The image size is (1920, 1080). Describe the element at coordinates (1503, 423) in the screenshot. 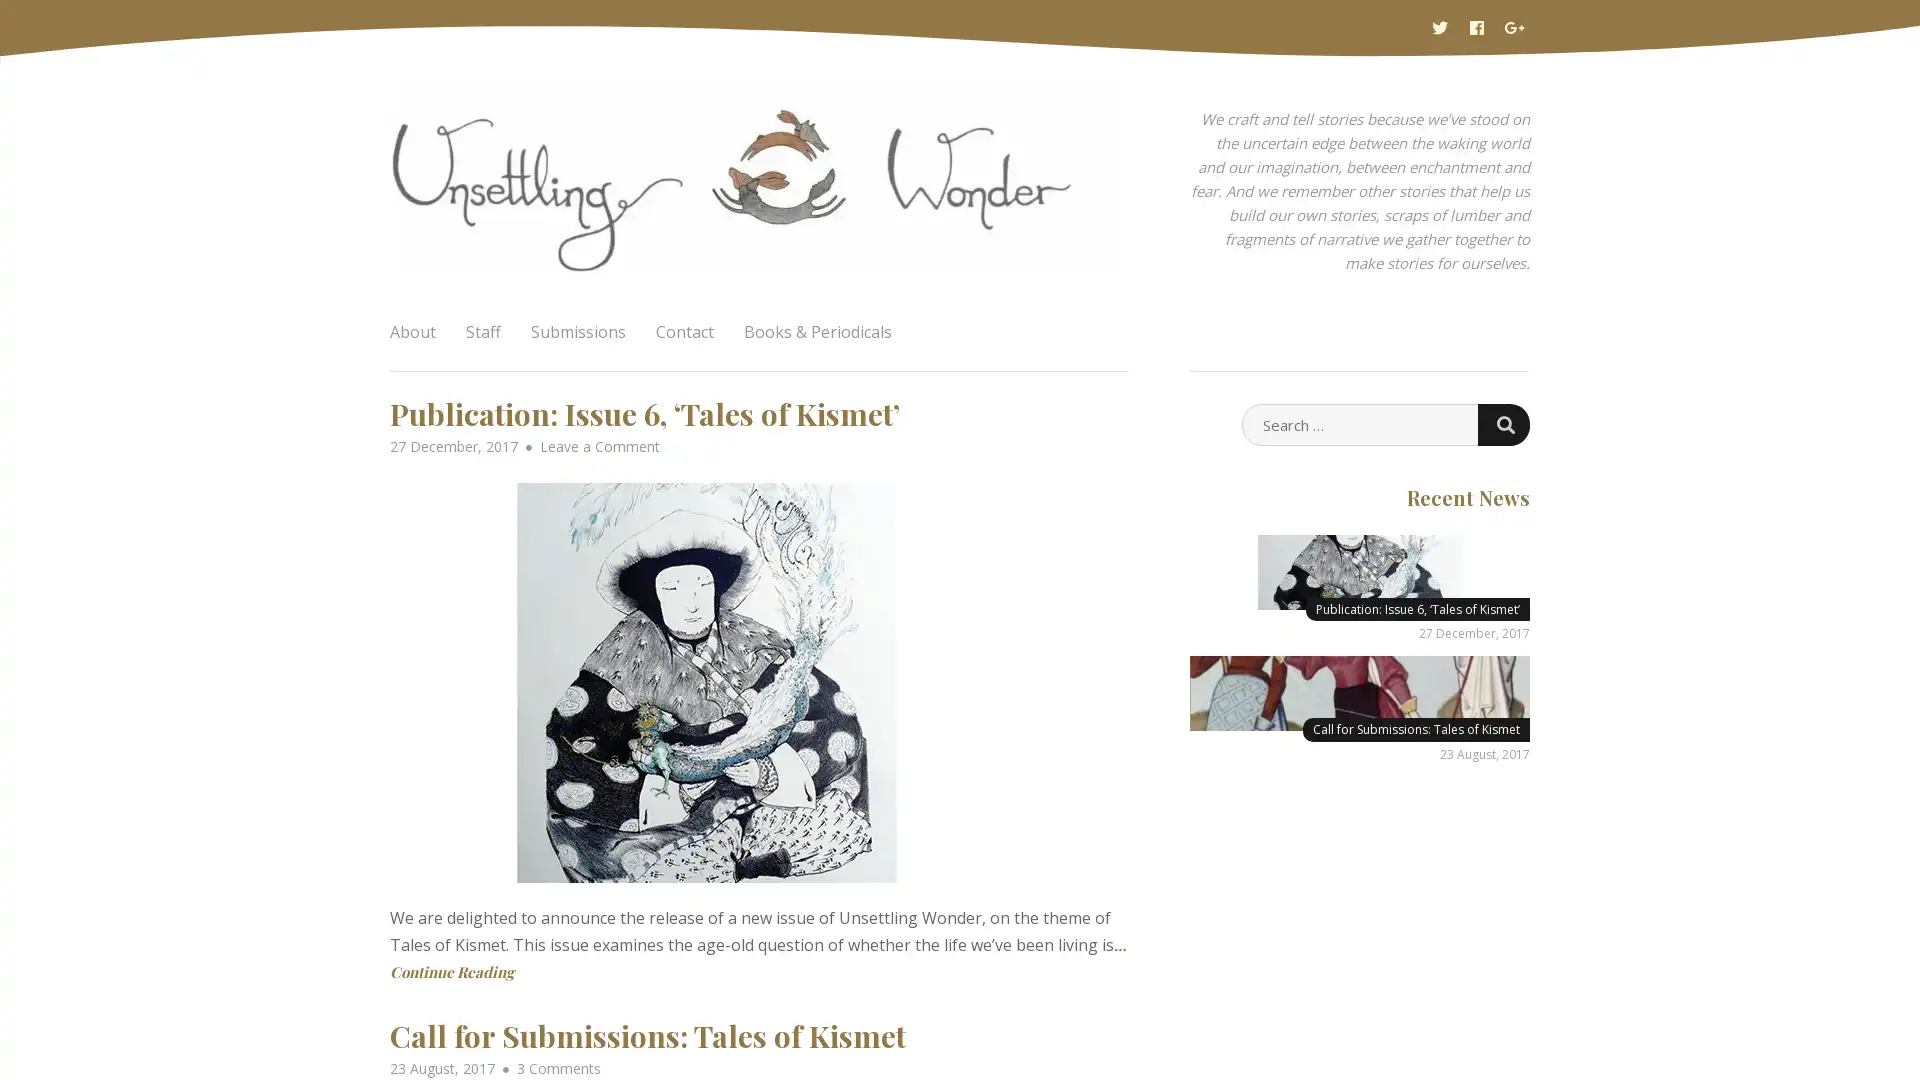

I see `SEARCH` at that location.